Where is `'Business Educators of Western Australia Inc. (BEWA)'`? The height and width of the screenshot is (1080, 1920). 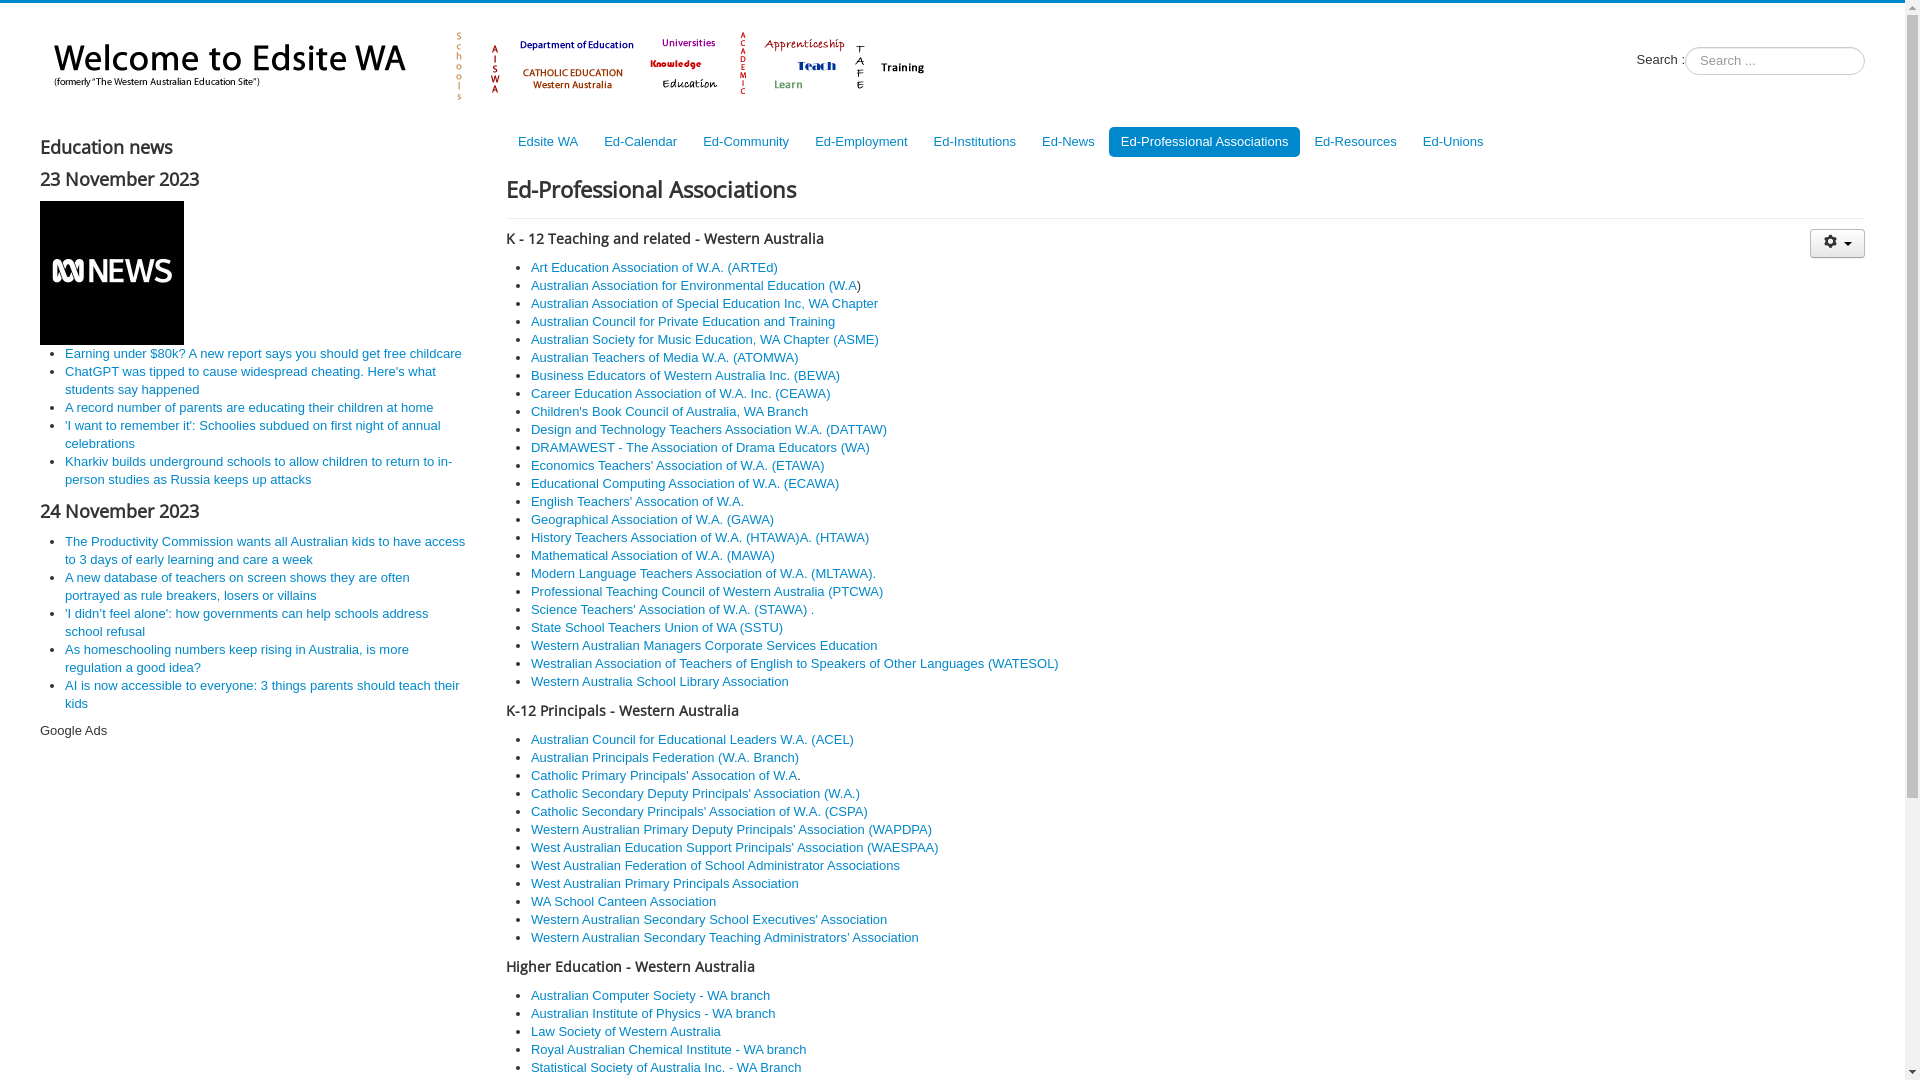
'Business Educators of Western Australia Inc. (BEWA)' is located at coordinates (685, 375).